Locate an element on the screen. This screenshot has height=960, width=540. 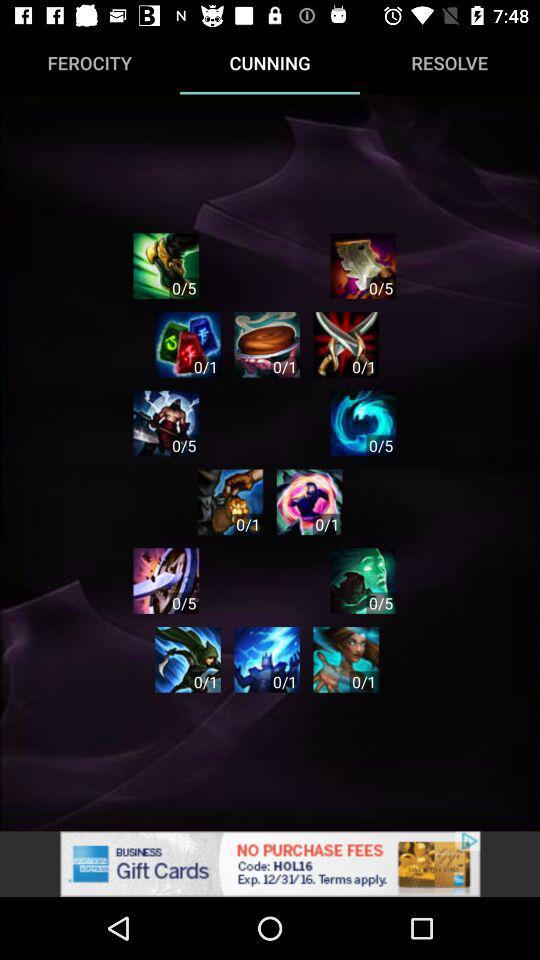
game level is located at coordinates (165, 581).